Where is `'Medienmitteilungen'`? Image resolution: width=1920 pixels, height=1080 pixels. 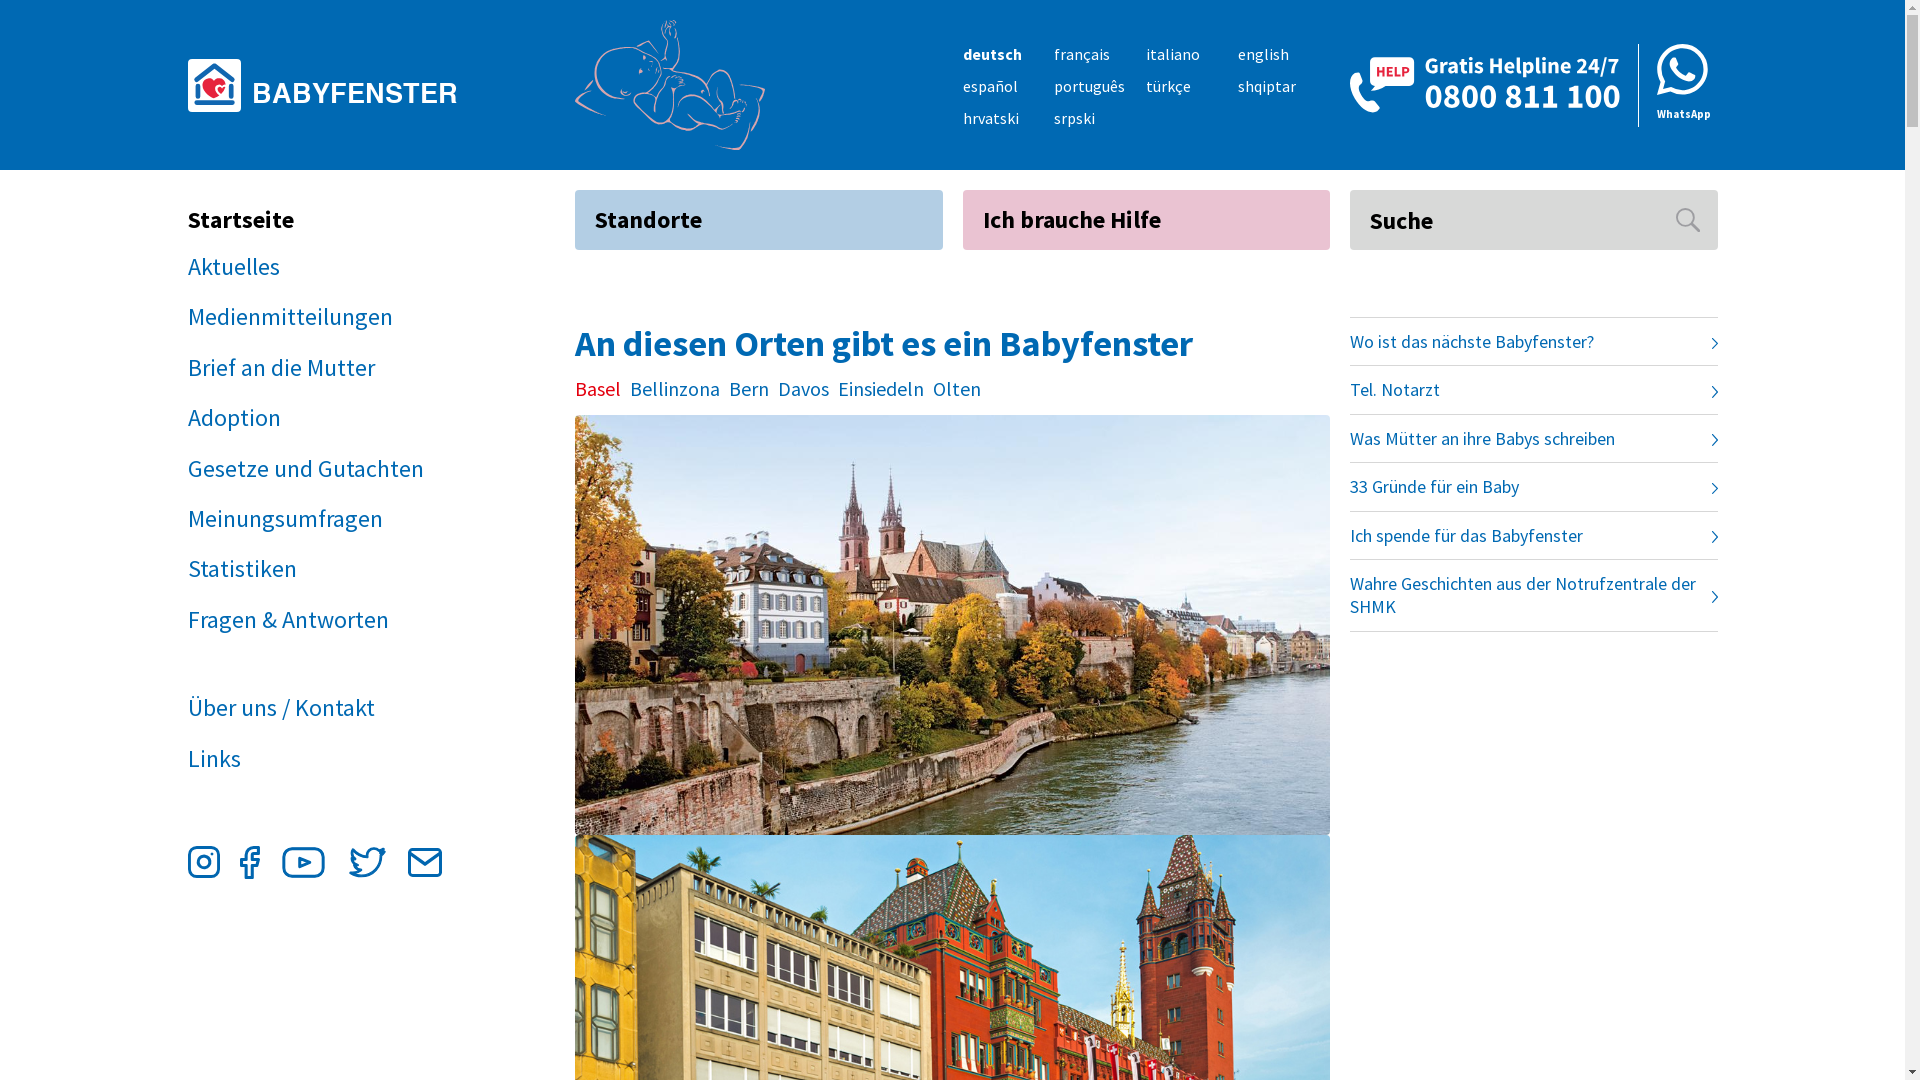 'Medienmitteilungen' is located at coordinates (335, 315).